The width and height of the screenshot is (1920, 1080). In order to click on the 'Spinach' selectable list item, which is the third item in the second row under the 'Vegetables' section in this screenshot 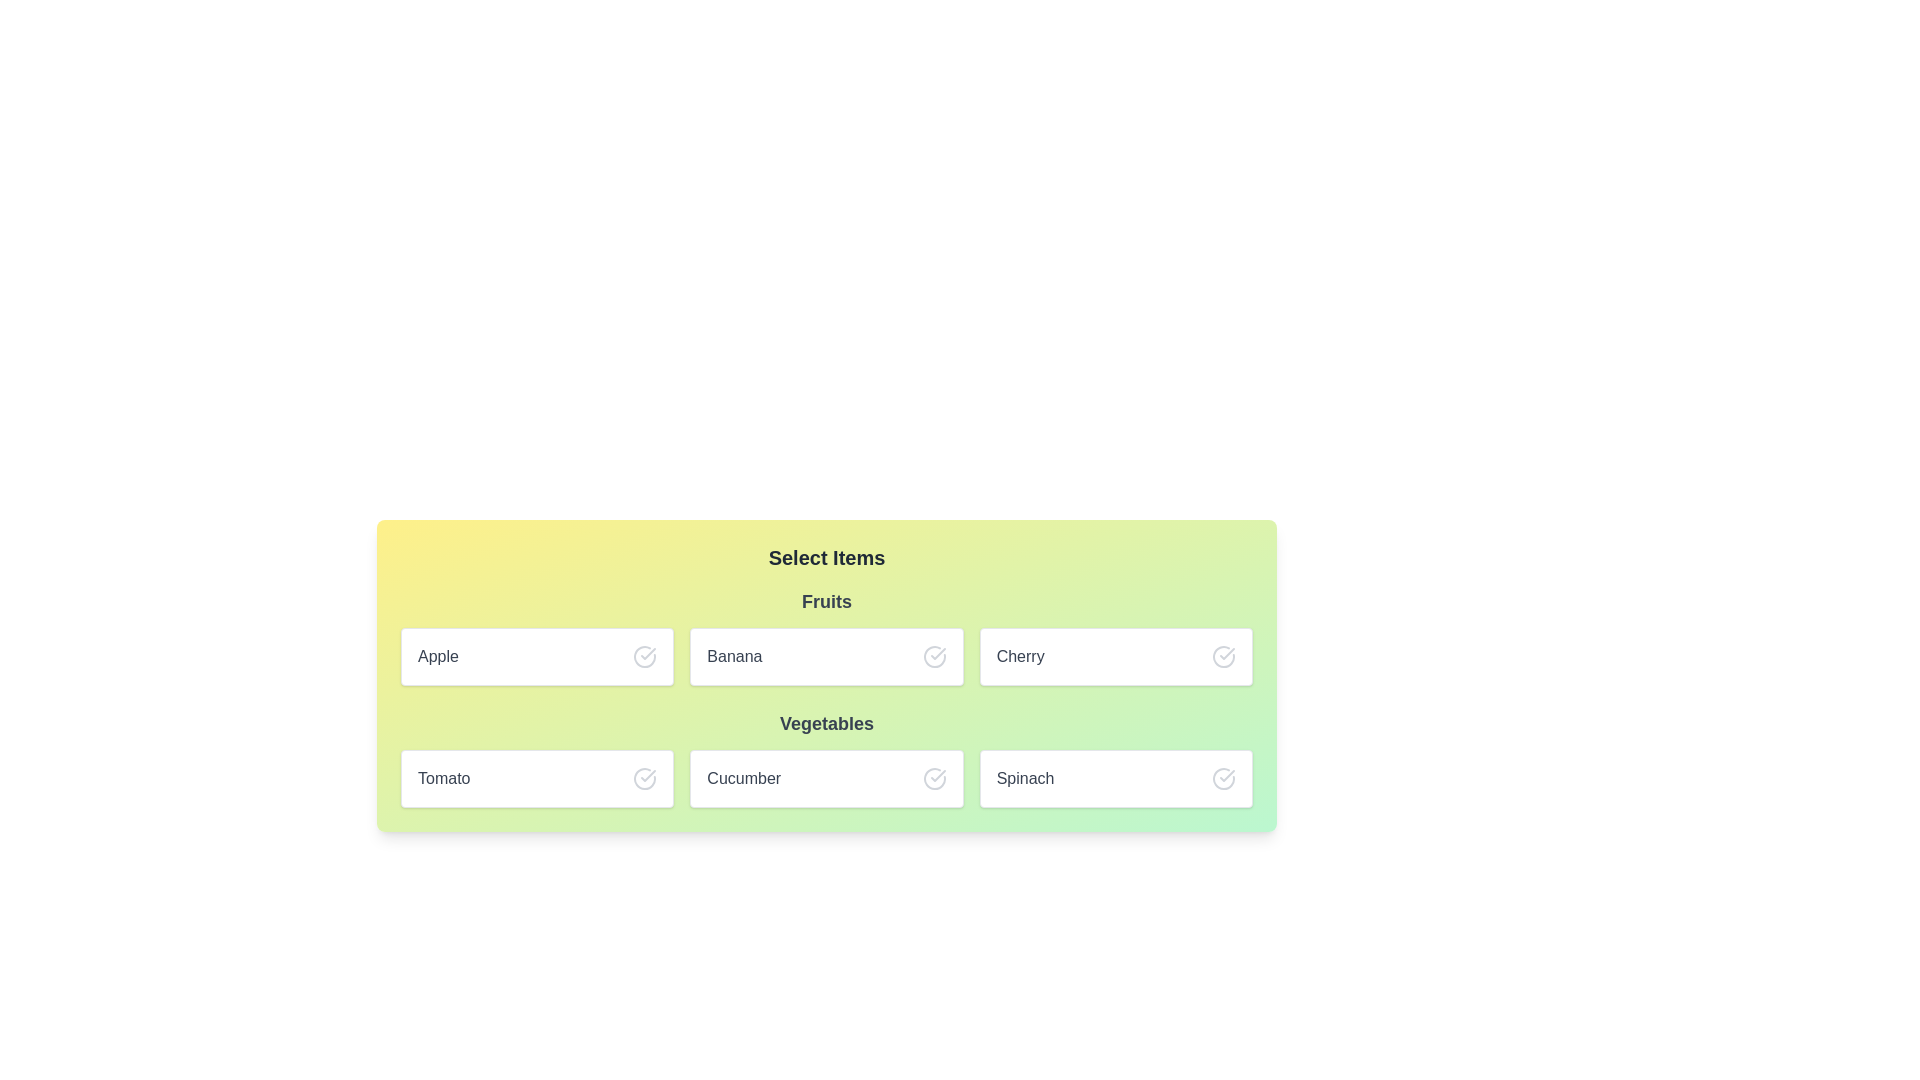, I will do `click(1115, 778)`.